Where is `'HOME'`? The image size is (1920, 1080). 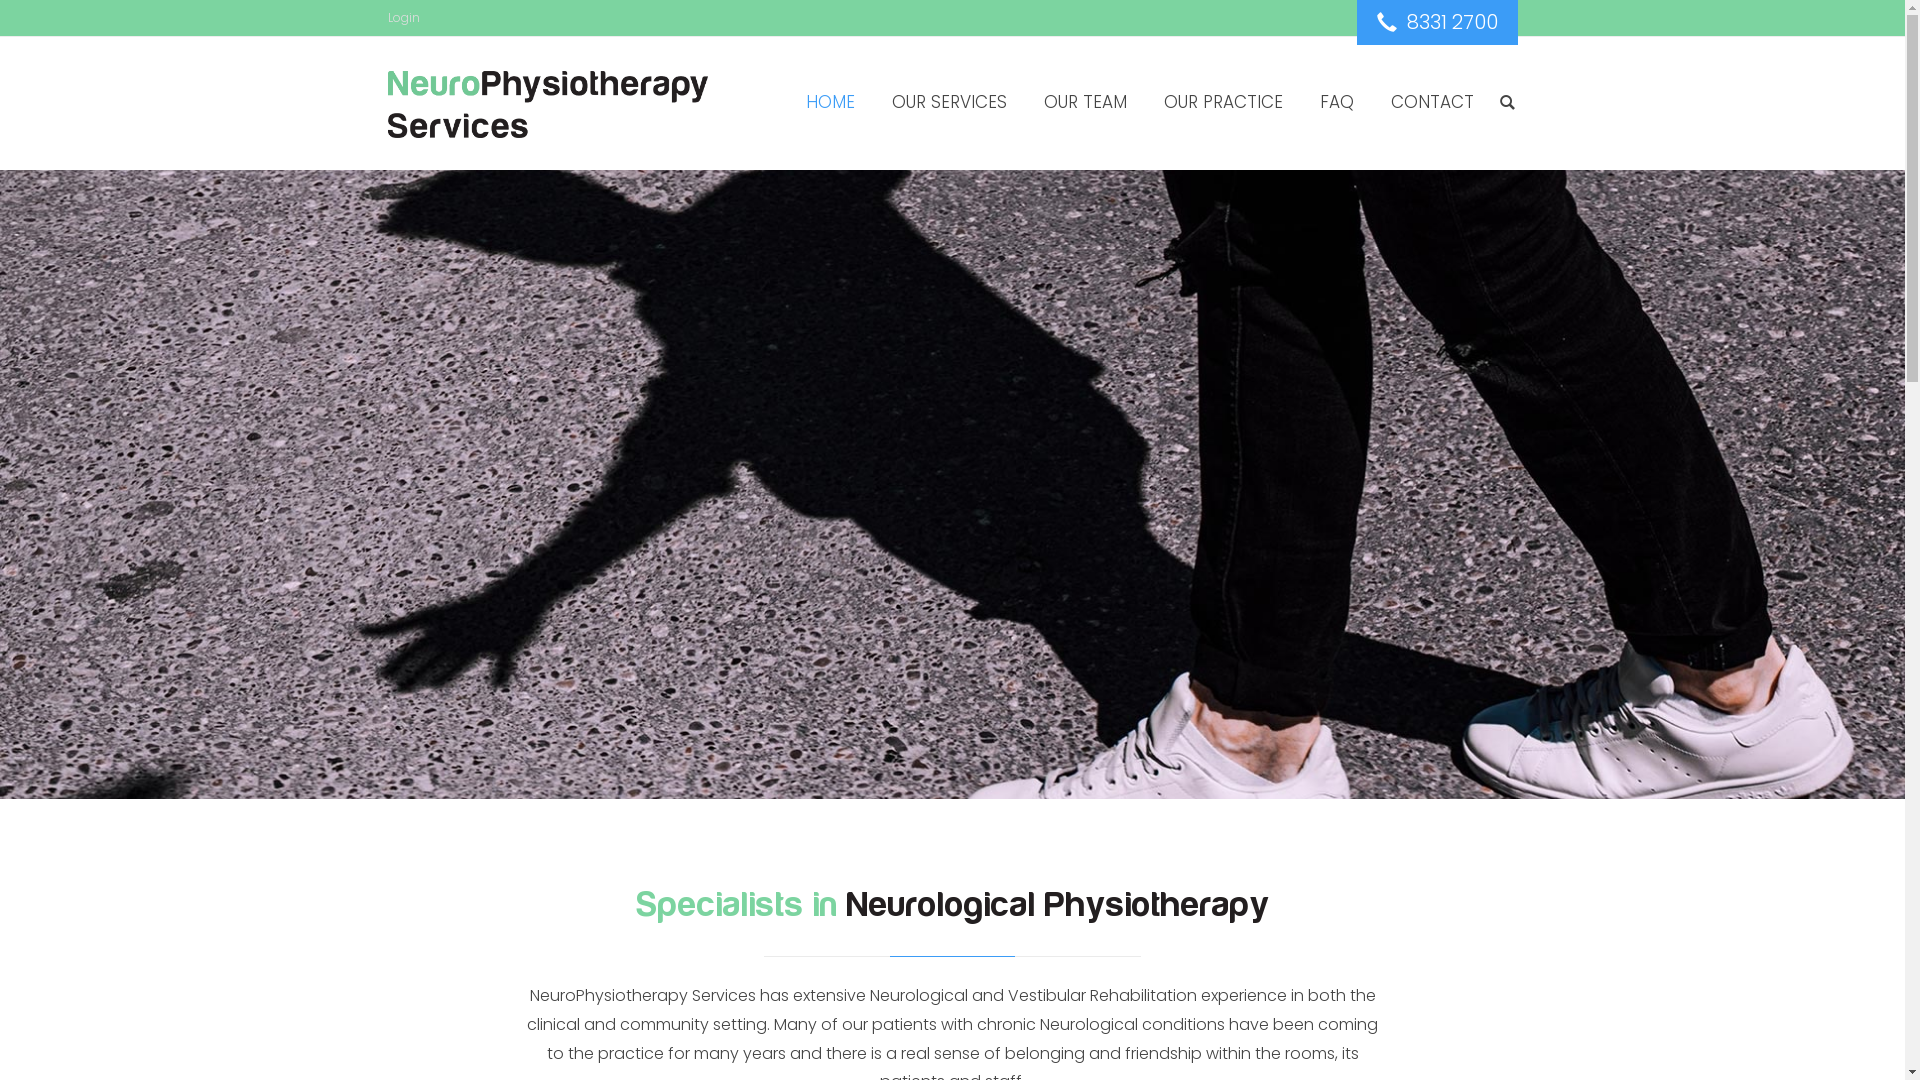
'HOME' is located at coordinates (786, 101).